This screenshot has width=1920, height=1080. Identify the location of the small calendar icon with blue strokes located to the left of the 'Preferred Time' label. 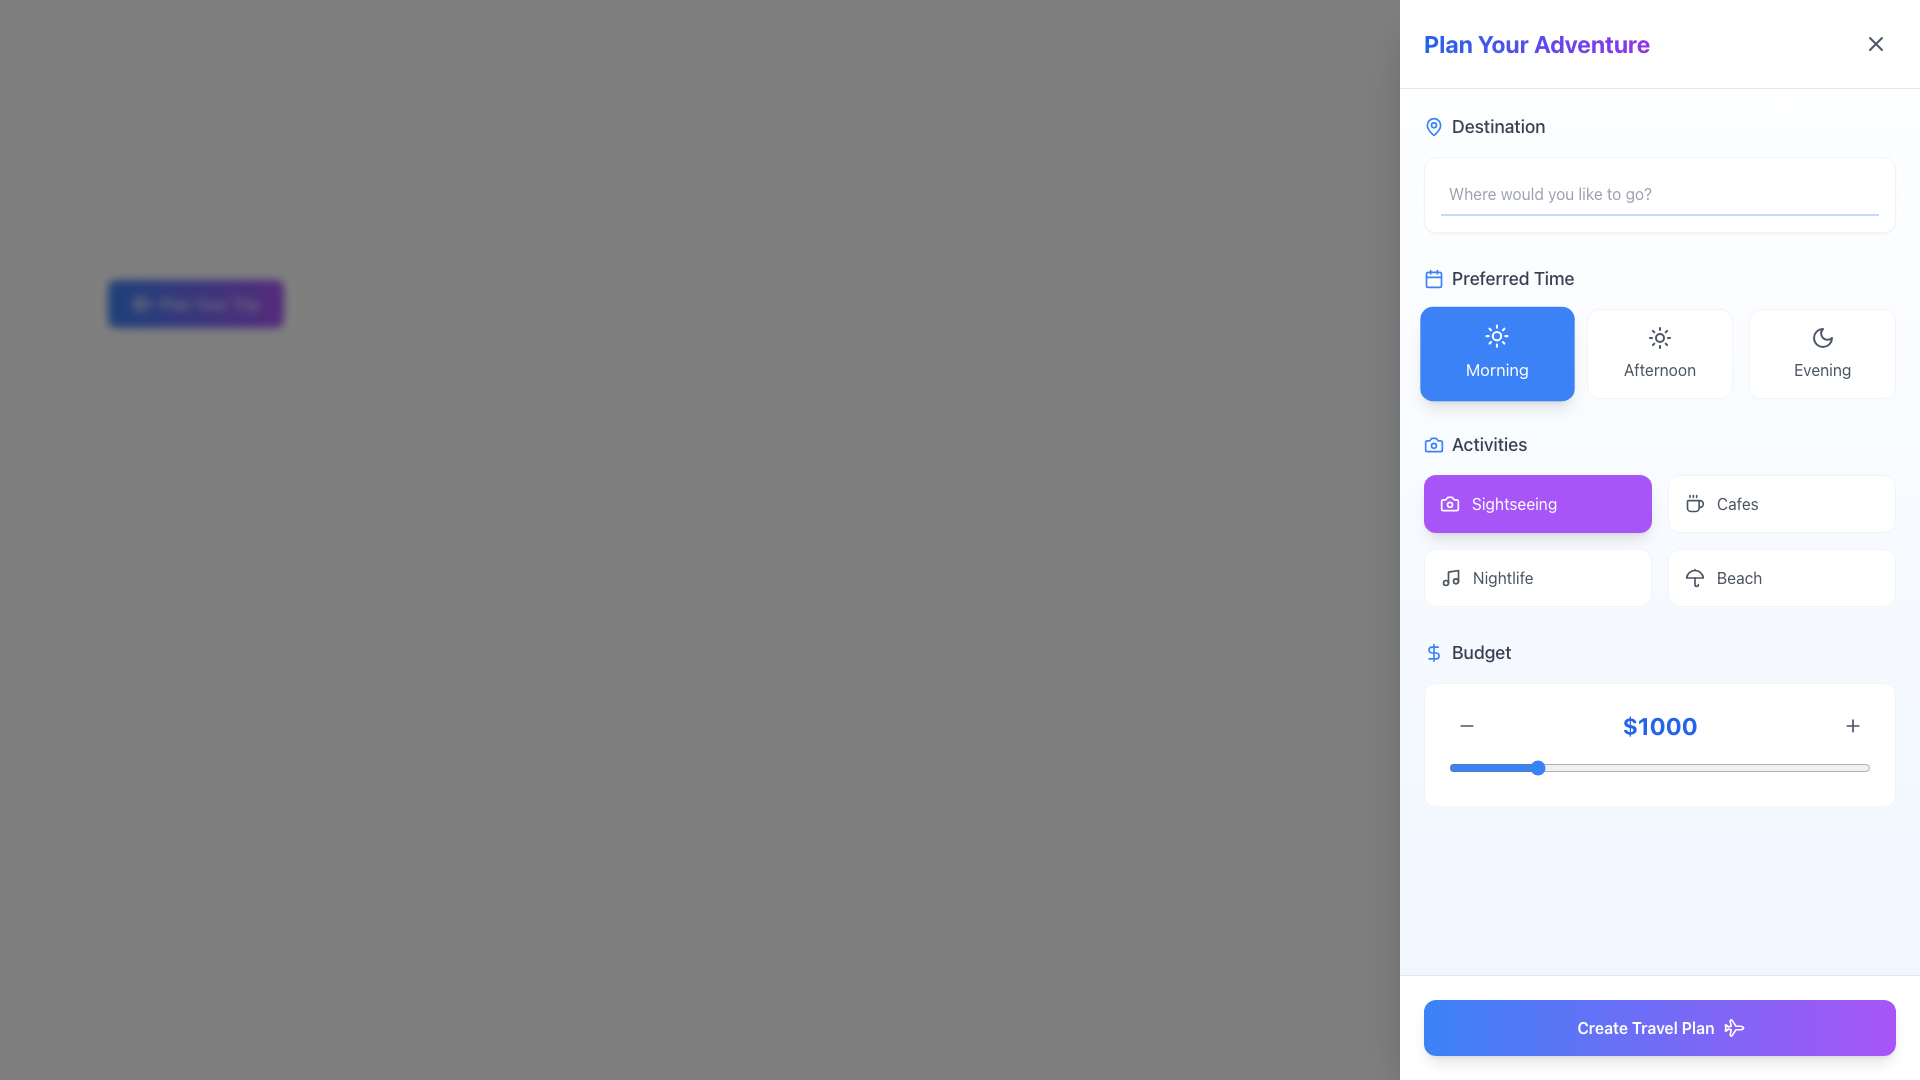
(1433, 278).